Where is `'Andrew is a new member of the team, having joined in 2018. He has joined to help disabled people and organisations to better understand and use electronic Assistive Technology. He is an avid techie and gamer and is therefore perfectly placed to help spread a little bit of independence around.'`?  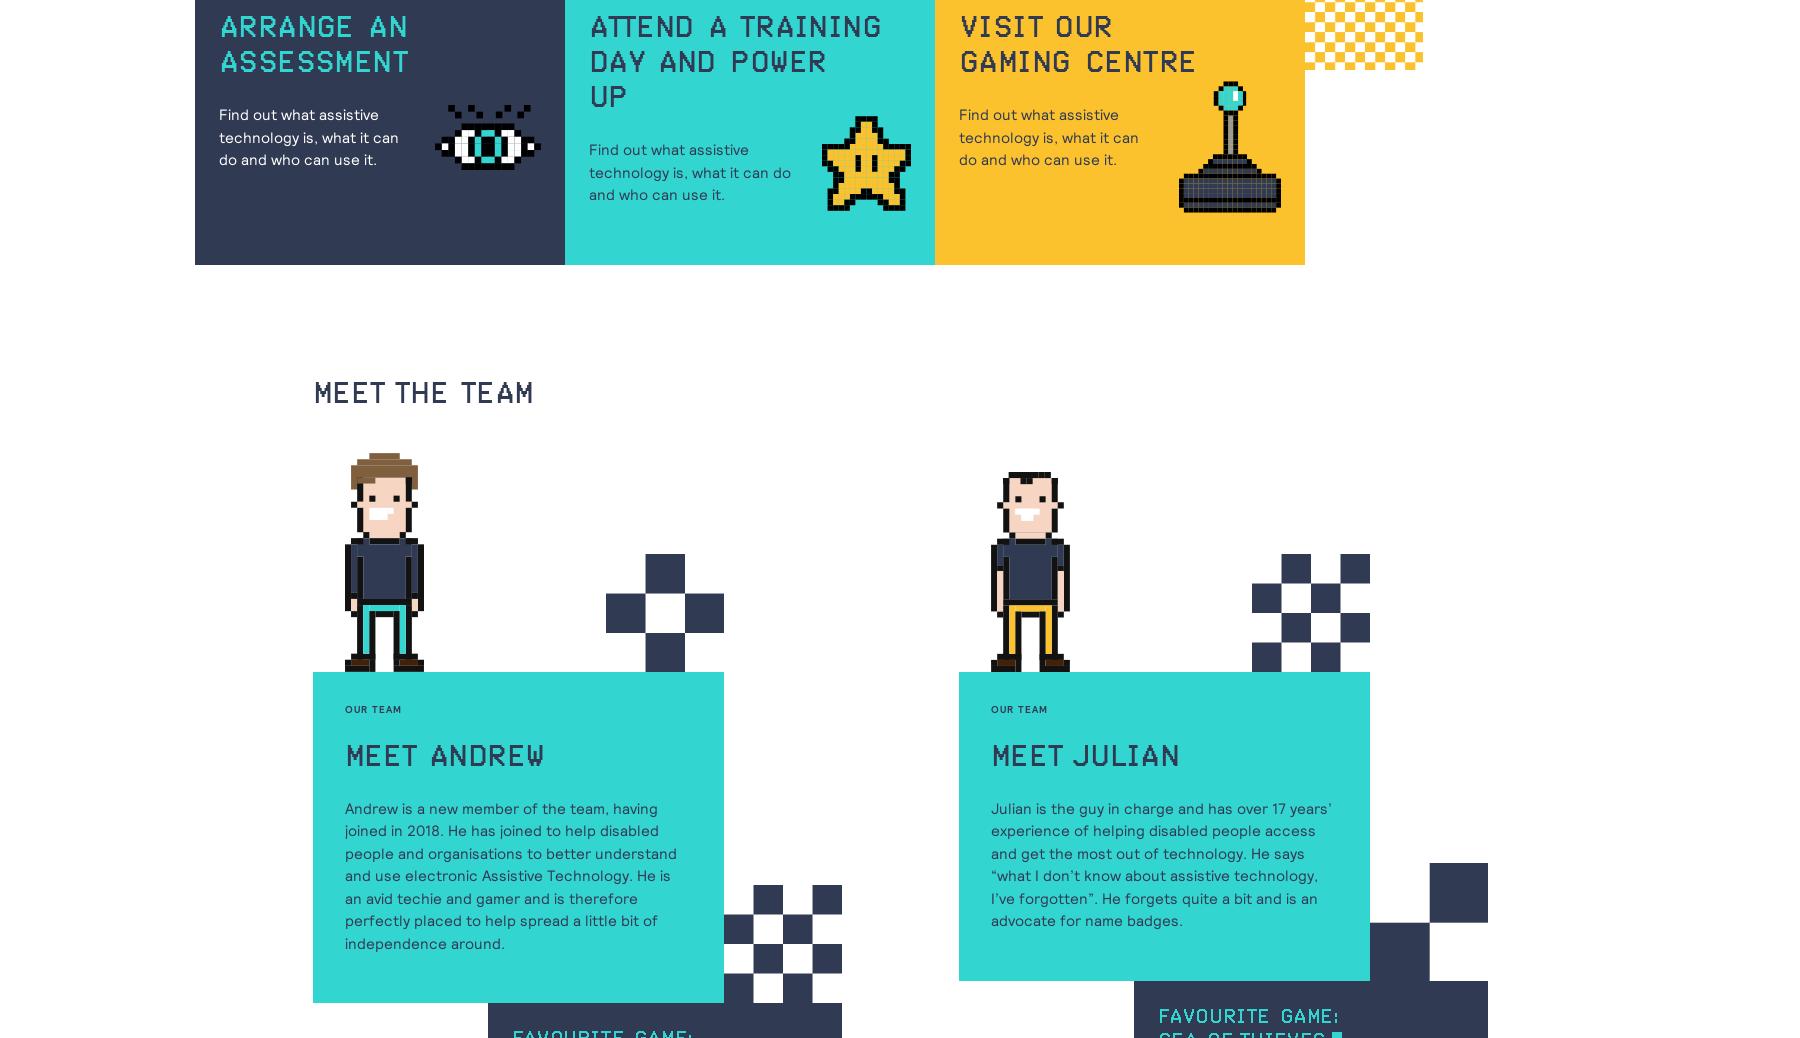
'Andrew is a new member of the team, having joined in 2018. He has joined to help disabled people and organisations to better understand and use electronic Assistive Technology. He is an avid techie and gamer and is therefore perfectly placed to help spread a little bit of independence around.' is located at coordinates (345, 875).